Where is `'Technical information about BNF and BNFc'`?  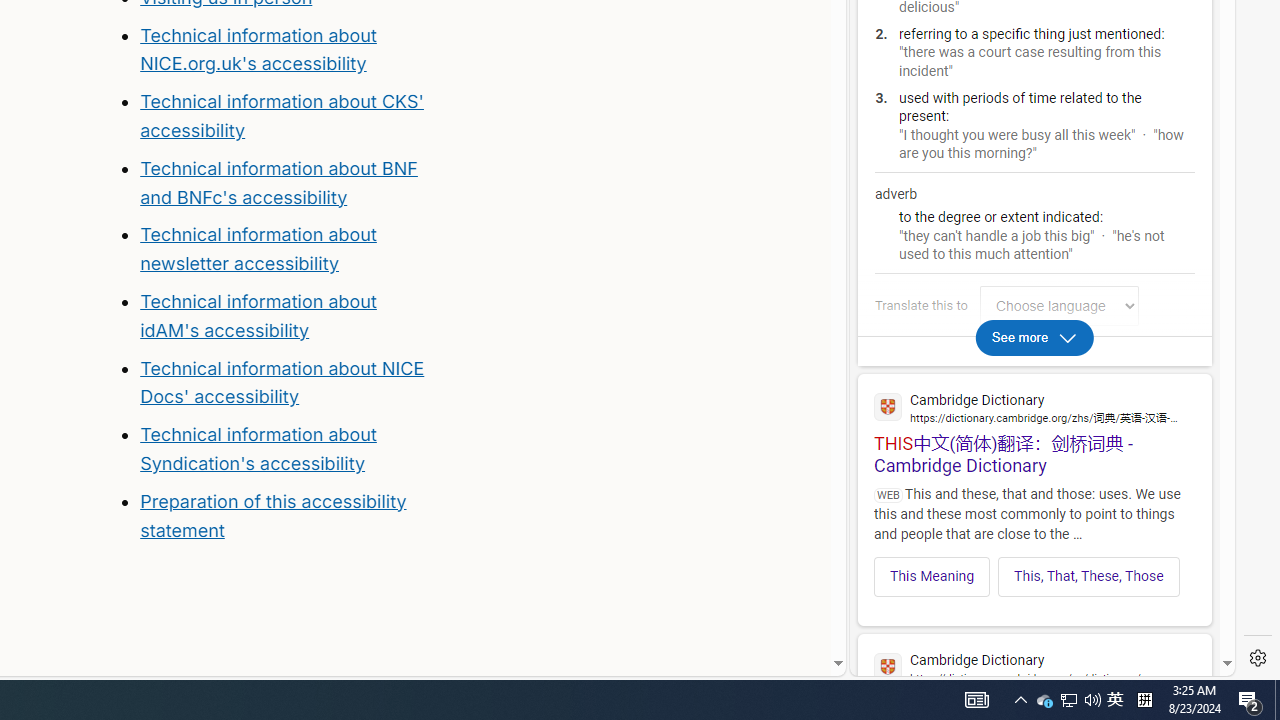 'Technical information about BNF and BNFc' is located at coordinates (278, 182).